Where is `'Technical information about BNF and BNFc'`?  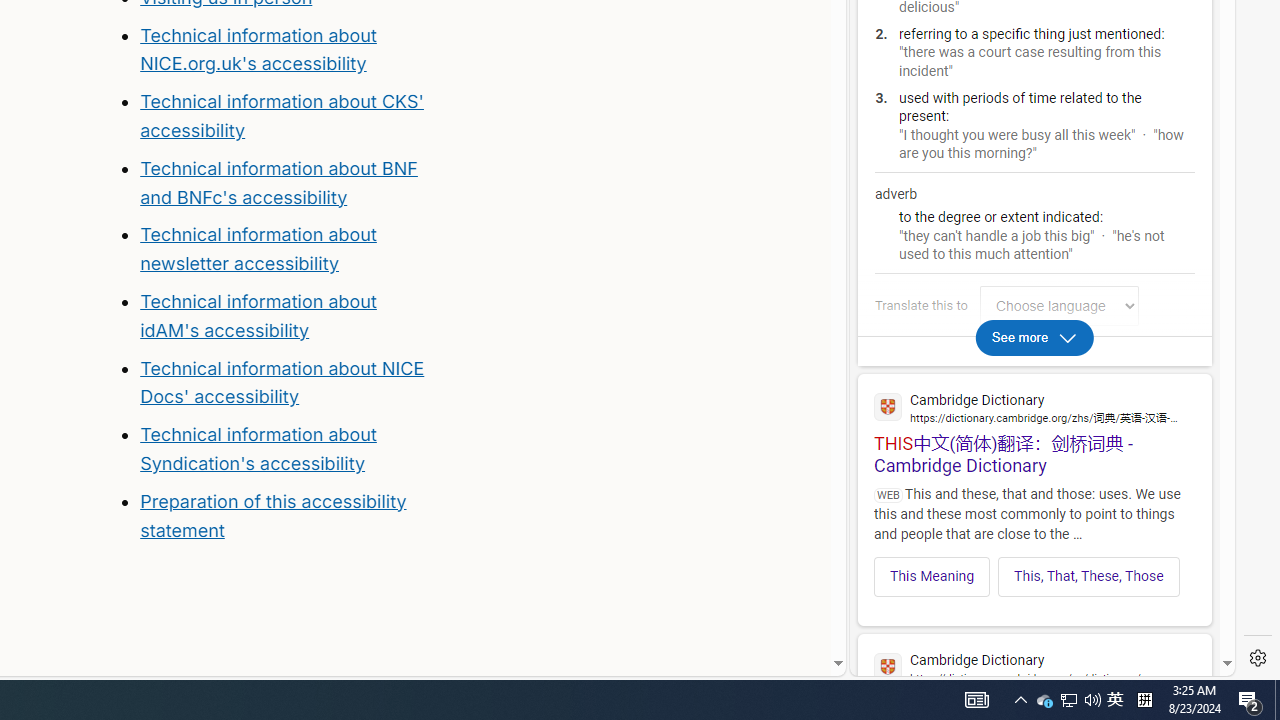 'Technical information about BNF and BNFc' is located at coordinates (278, 182).